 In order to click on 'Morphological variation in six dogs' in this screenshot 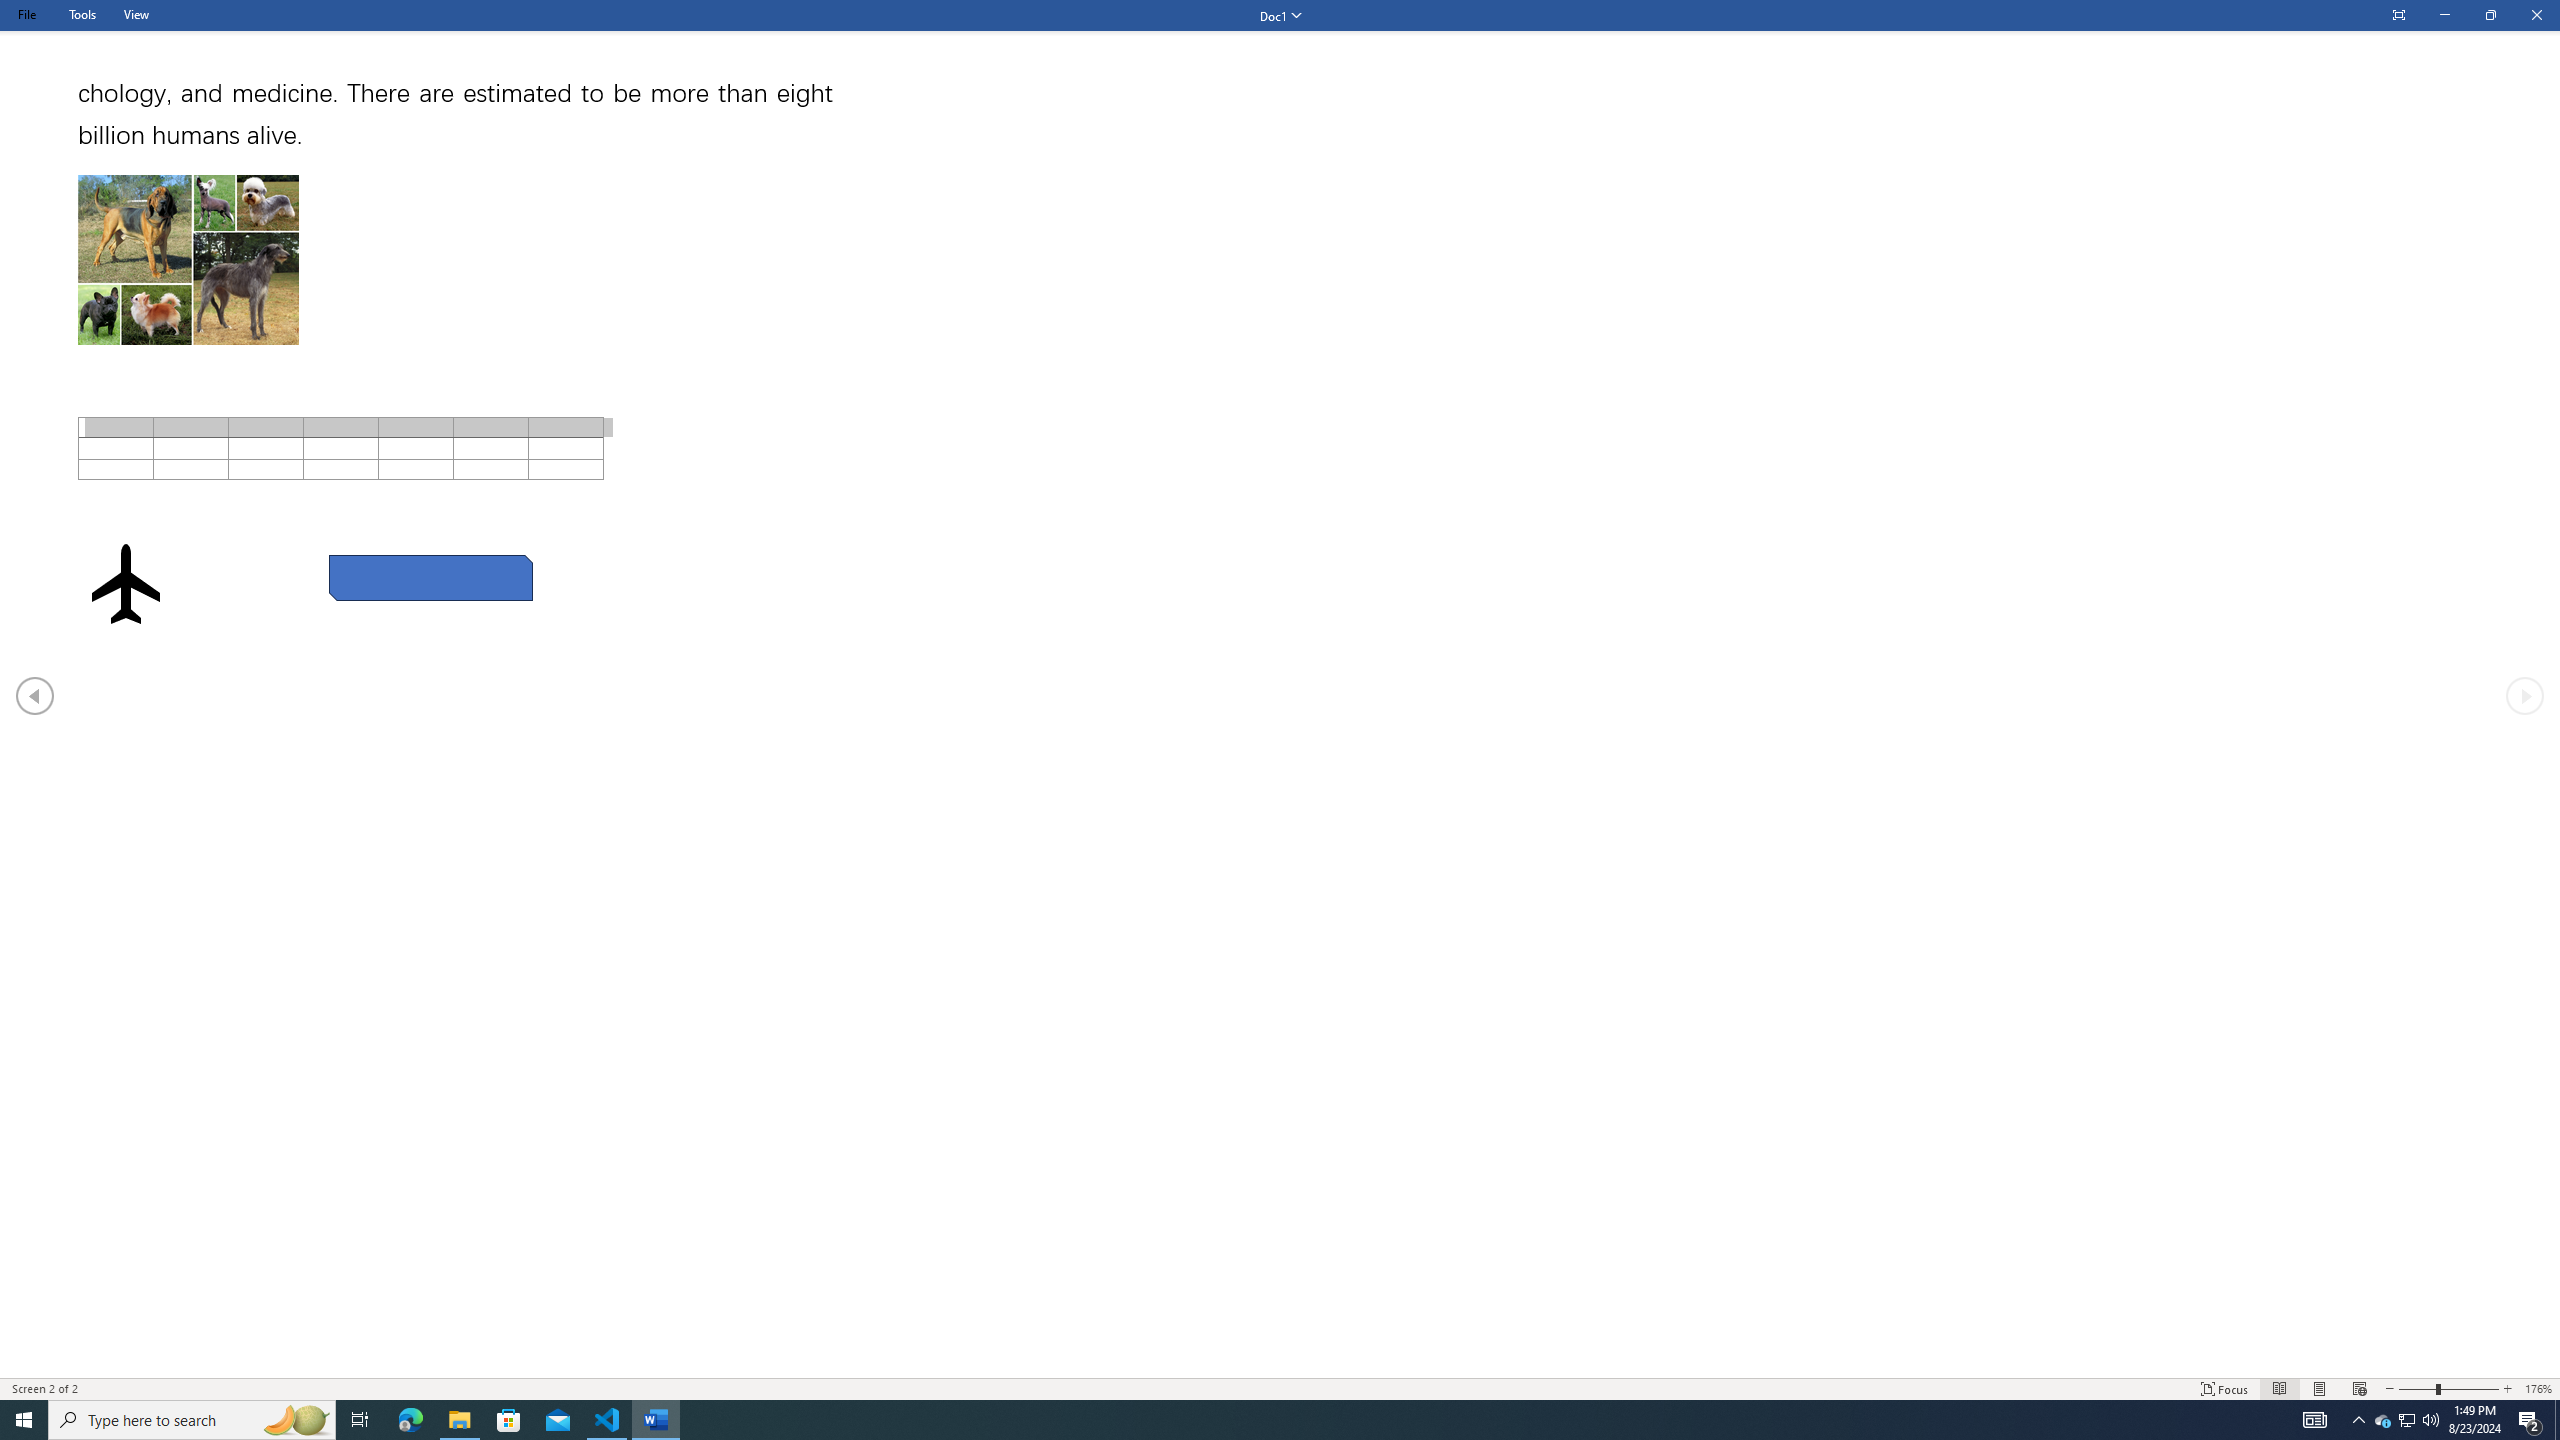, I will do `click(187, 260)`.